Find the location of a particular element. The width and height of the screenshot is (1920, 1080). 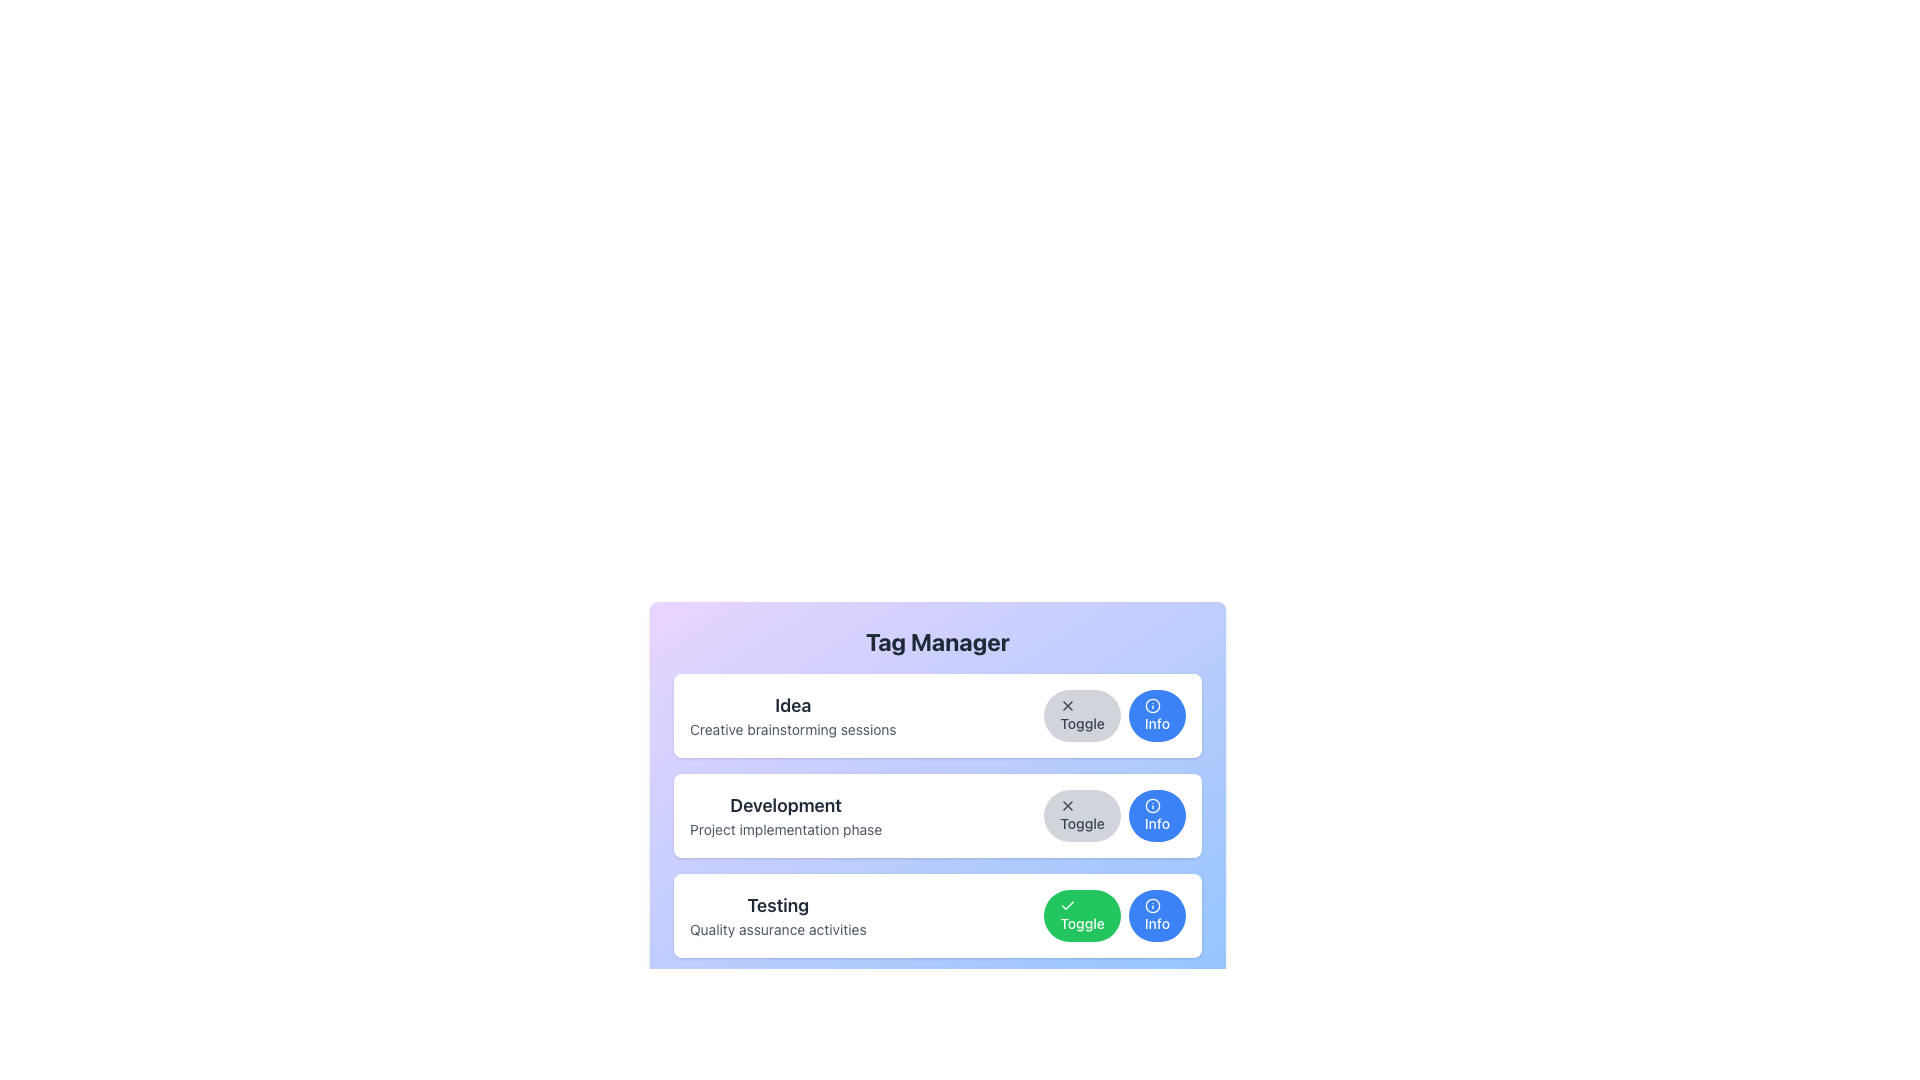

the toggle button for the 'Testing' section is located at coordinates (1114, 915).